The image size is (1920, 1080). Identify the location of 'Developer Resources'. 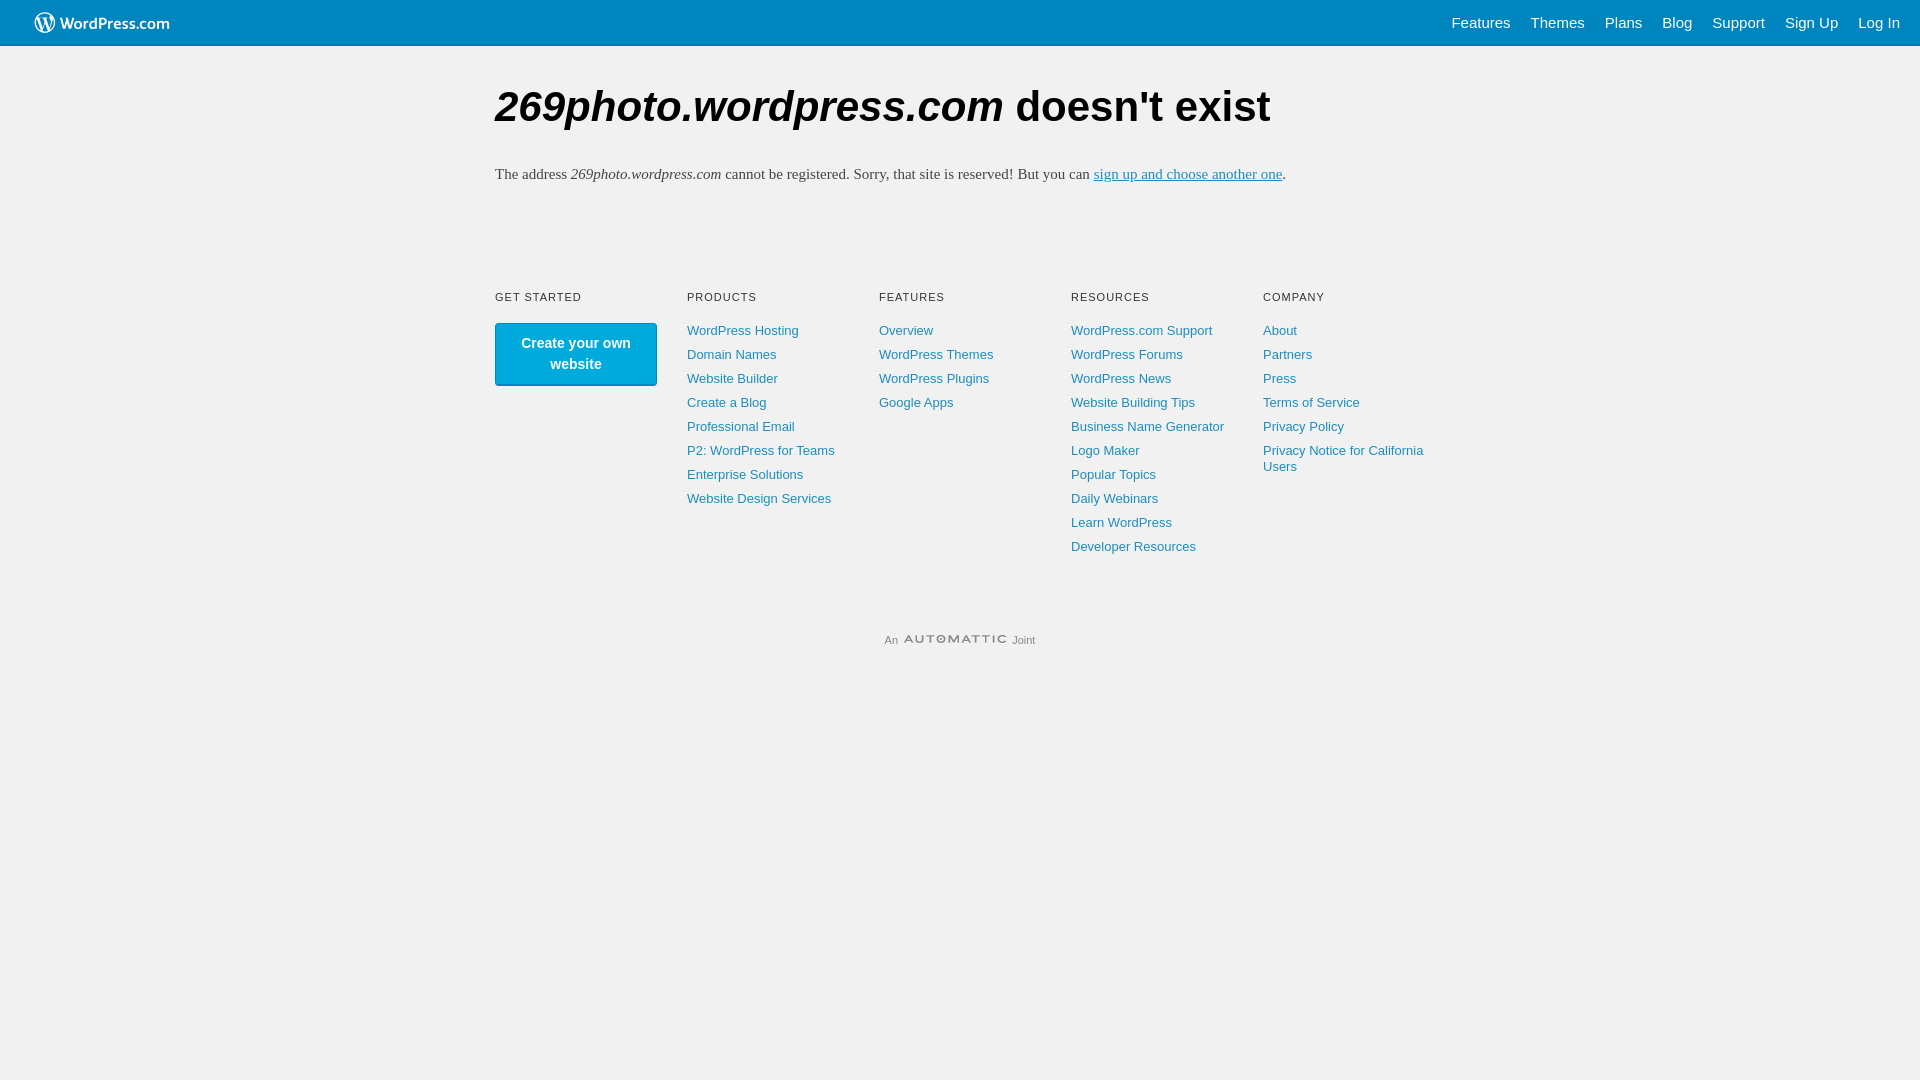
(1133, 546).